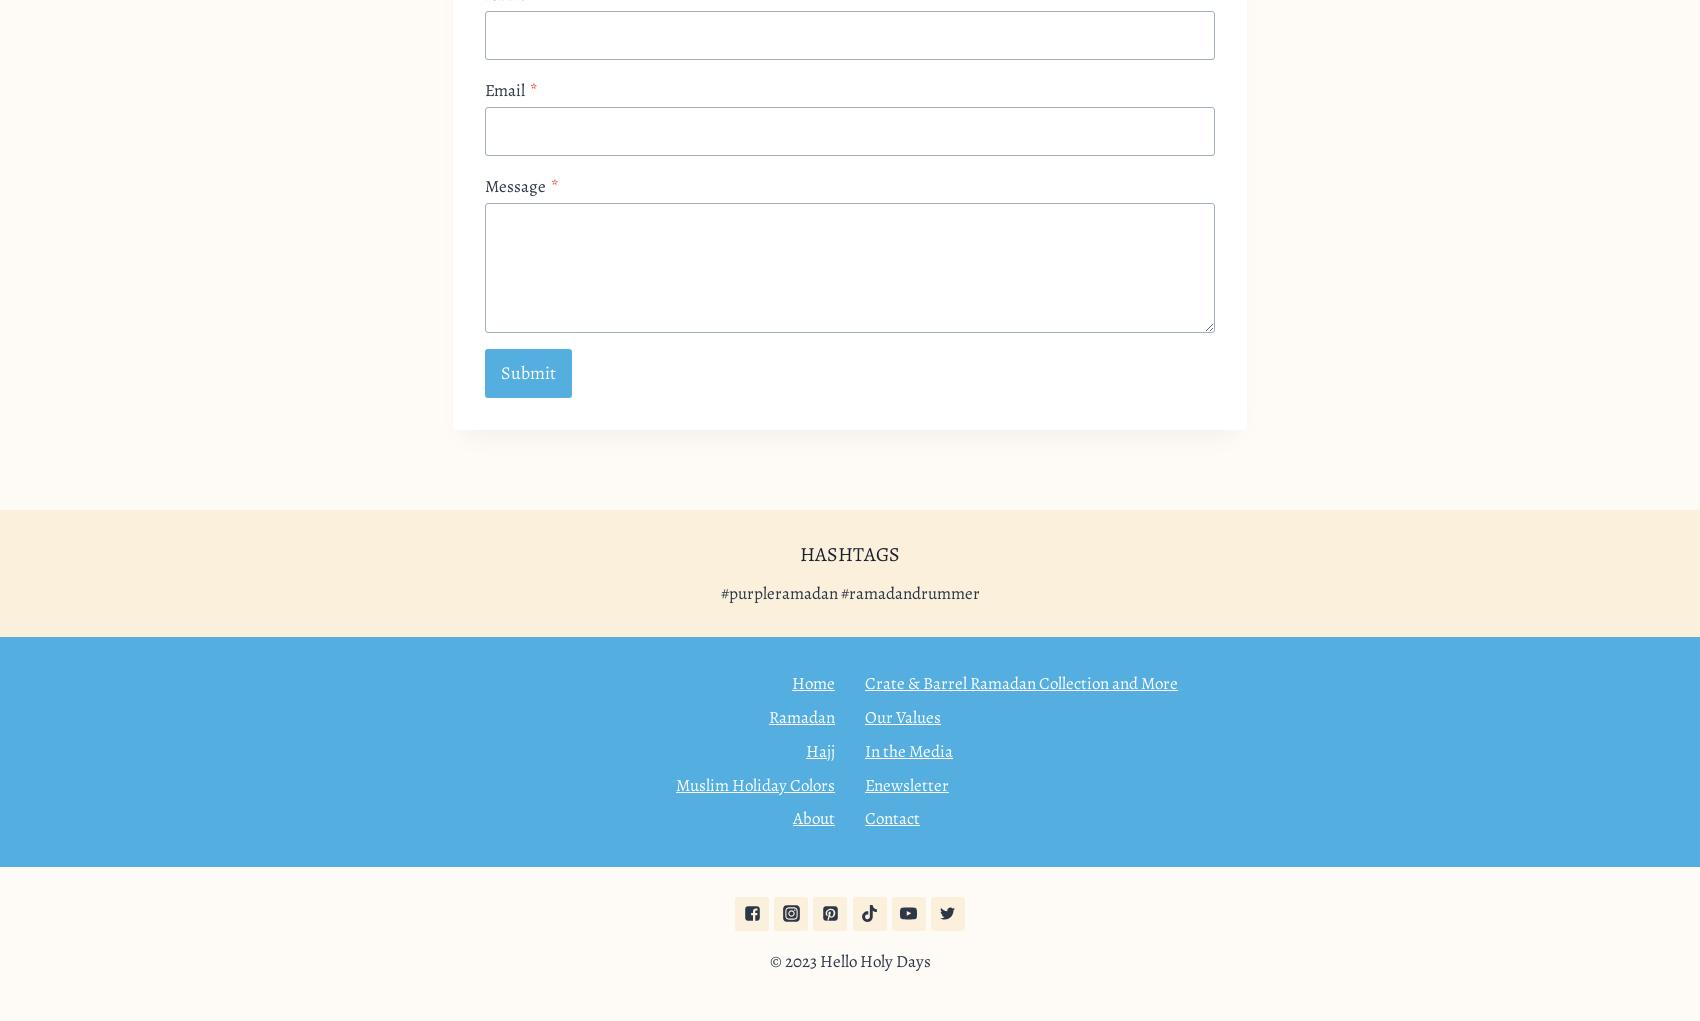 The width and height of the screenshot is (1700, 1021). What do you see at coordinates (906, 784) in the screenshot?
I see `'Enewsletter'` at bounding box center [906, 784].